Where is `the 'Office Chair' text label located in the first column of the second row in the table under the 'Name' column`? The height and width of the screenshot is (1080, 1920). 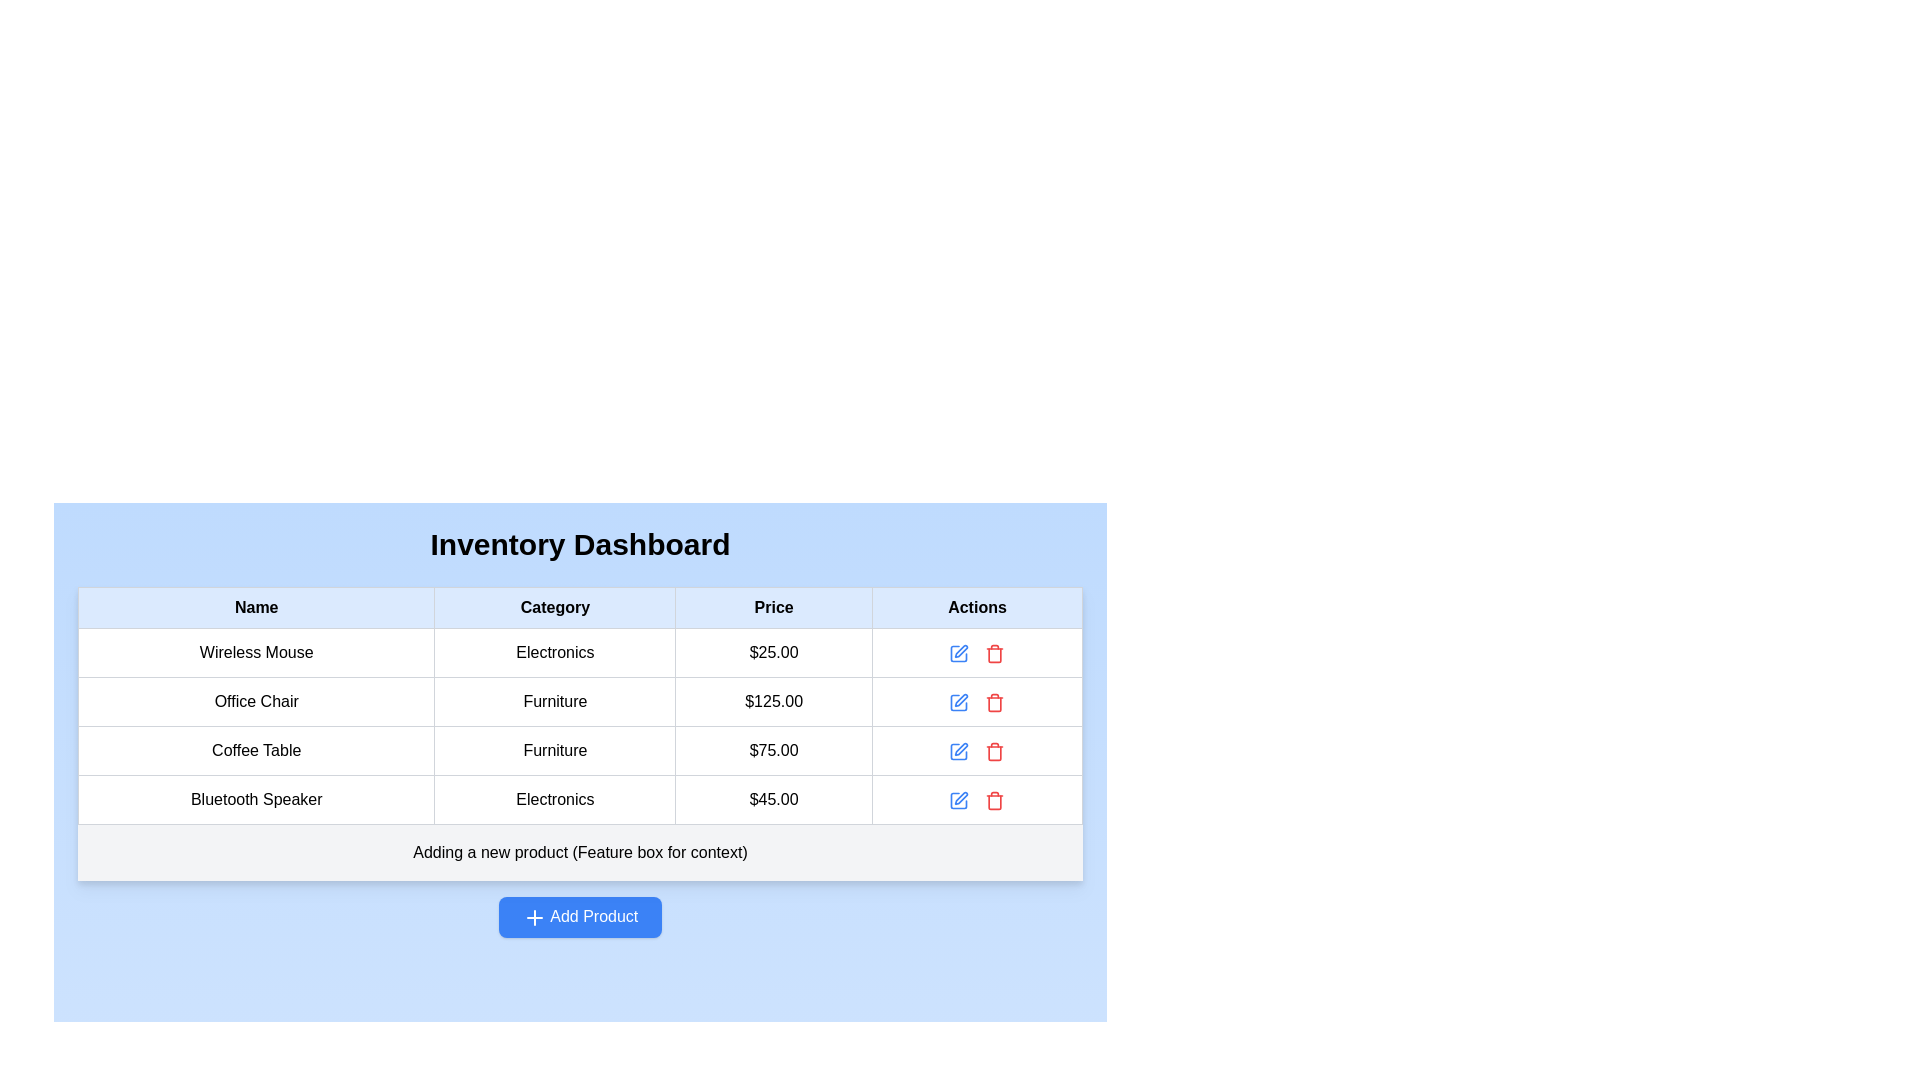 the 'Office Chair' text label located in the first column of the second row in the table under the 'Name' column is located at coordinates (255, 701).